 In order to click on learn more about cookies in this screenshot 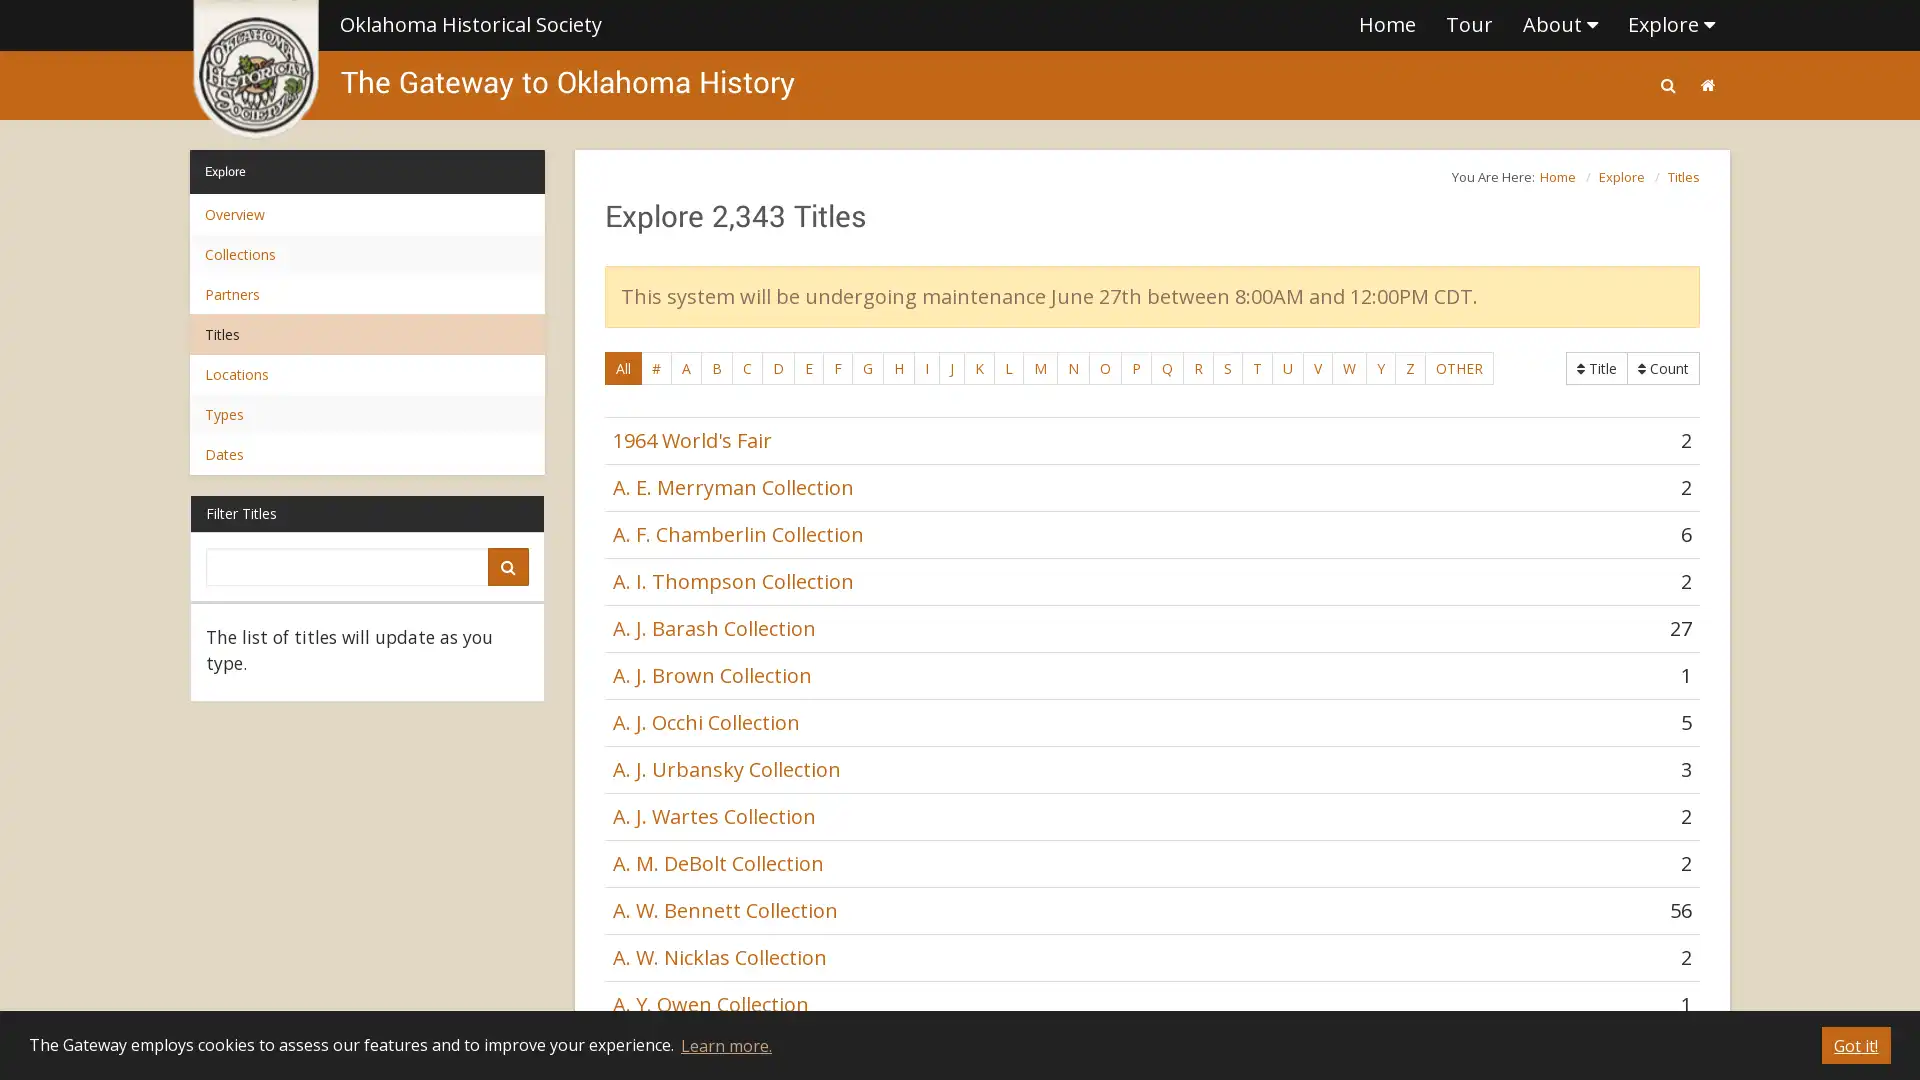, I will do `click(724, 1044)`.